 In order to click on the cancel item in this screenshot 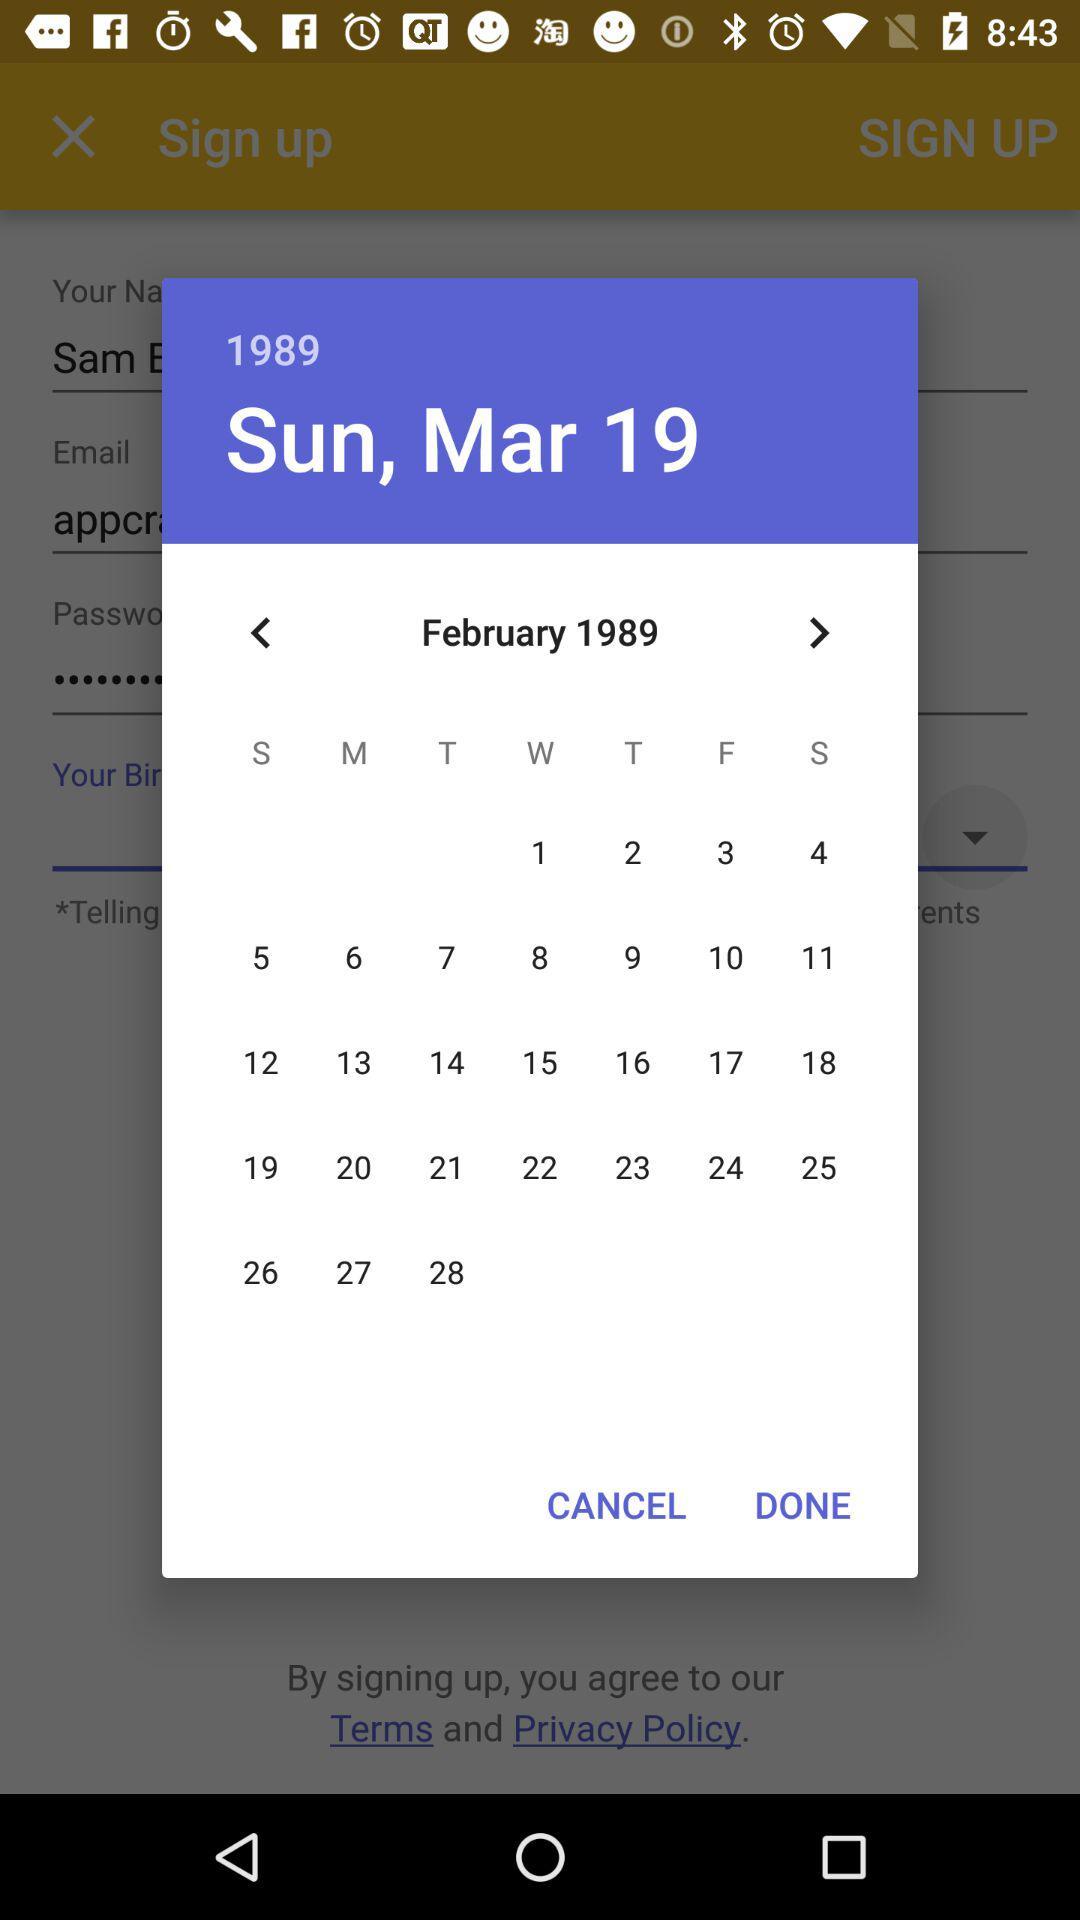, I will do `click(615, 1504)`.